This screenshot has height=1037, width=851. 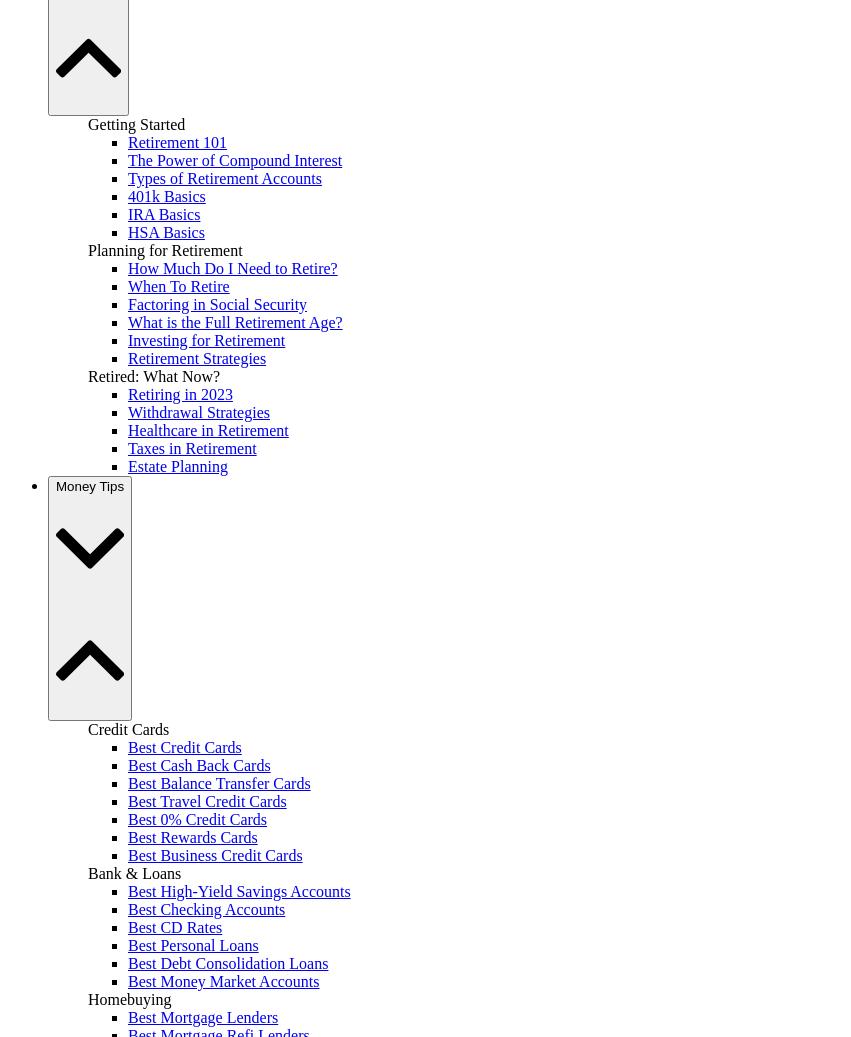 I want to click on 'Best 0% Credit Cards', so click(x=197, y=818).